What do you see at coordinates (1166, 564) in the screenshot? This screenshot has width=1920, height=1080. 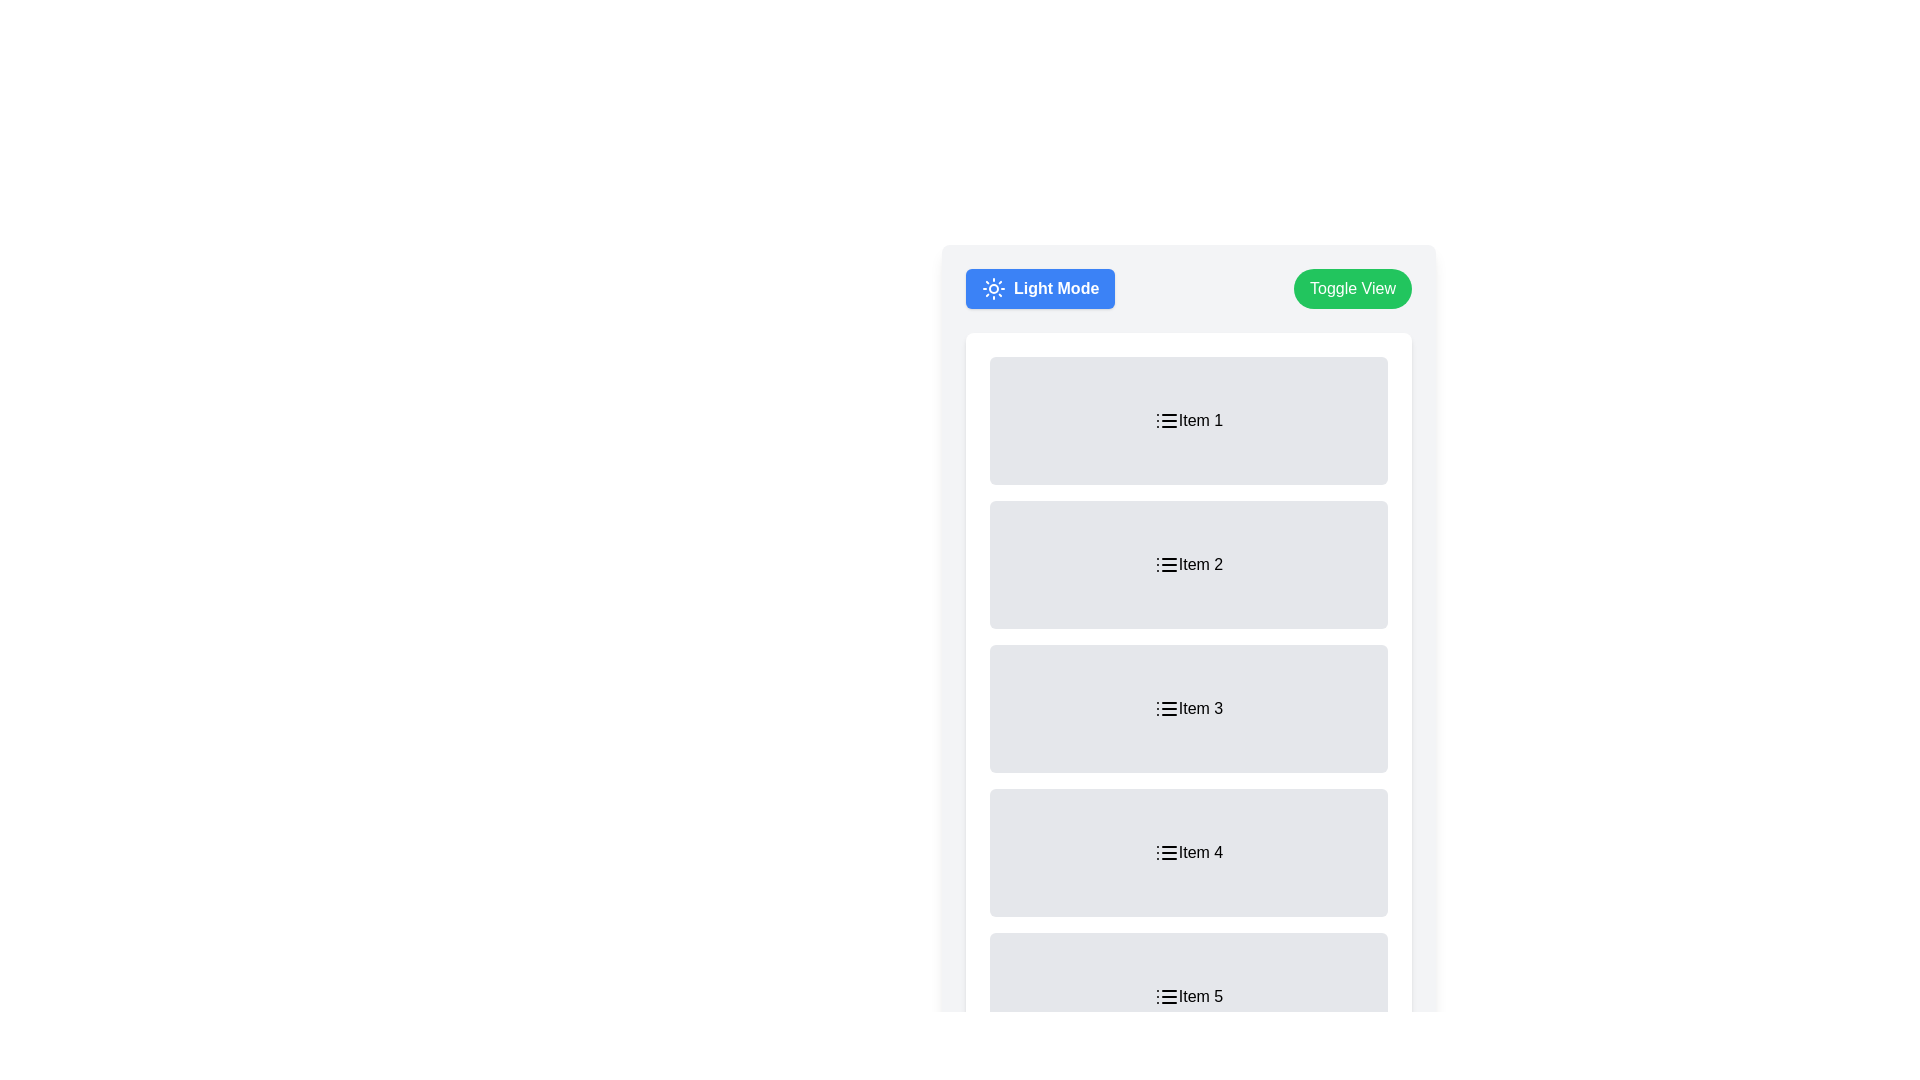 I see `the SVG icon depicting three horizontal lines, which is centrally aligned within 'Item 2'` at bounding box center [1166, 564].